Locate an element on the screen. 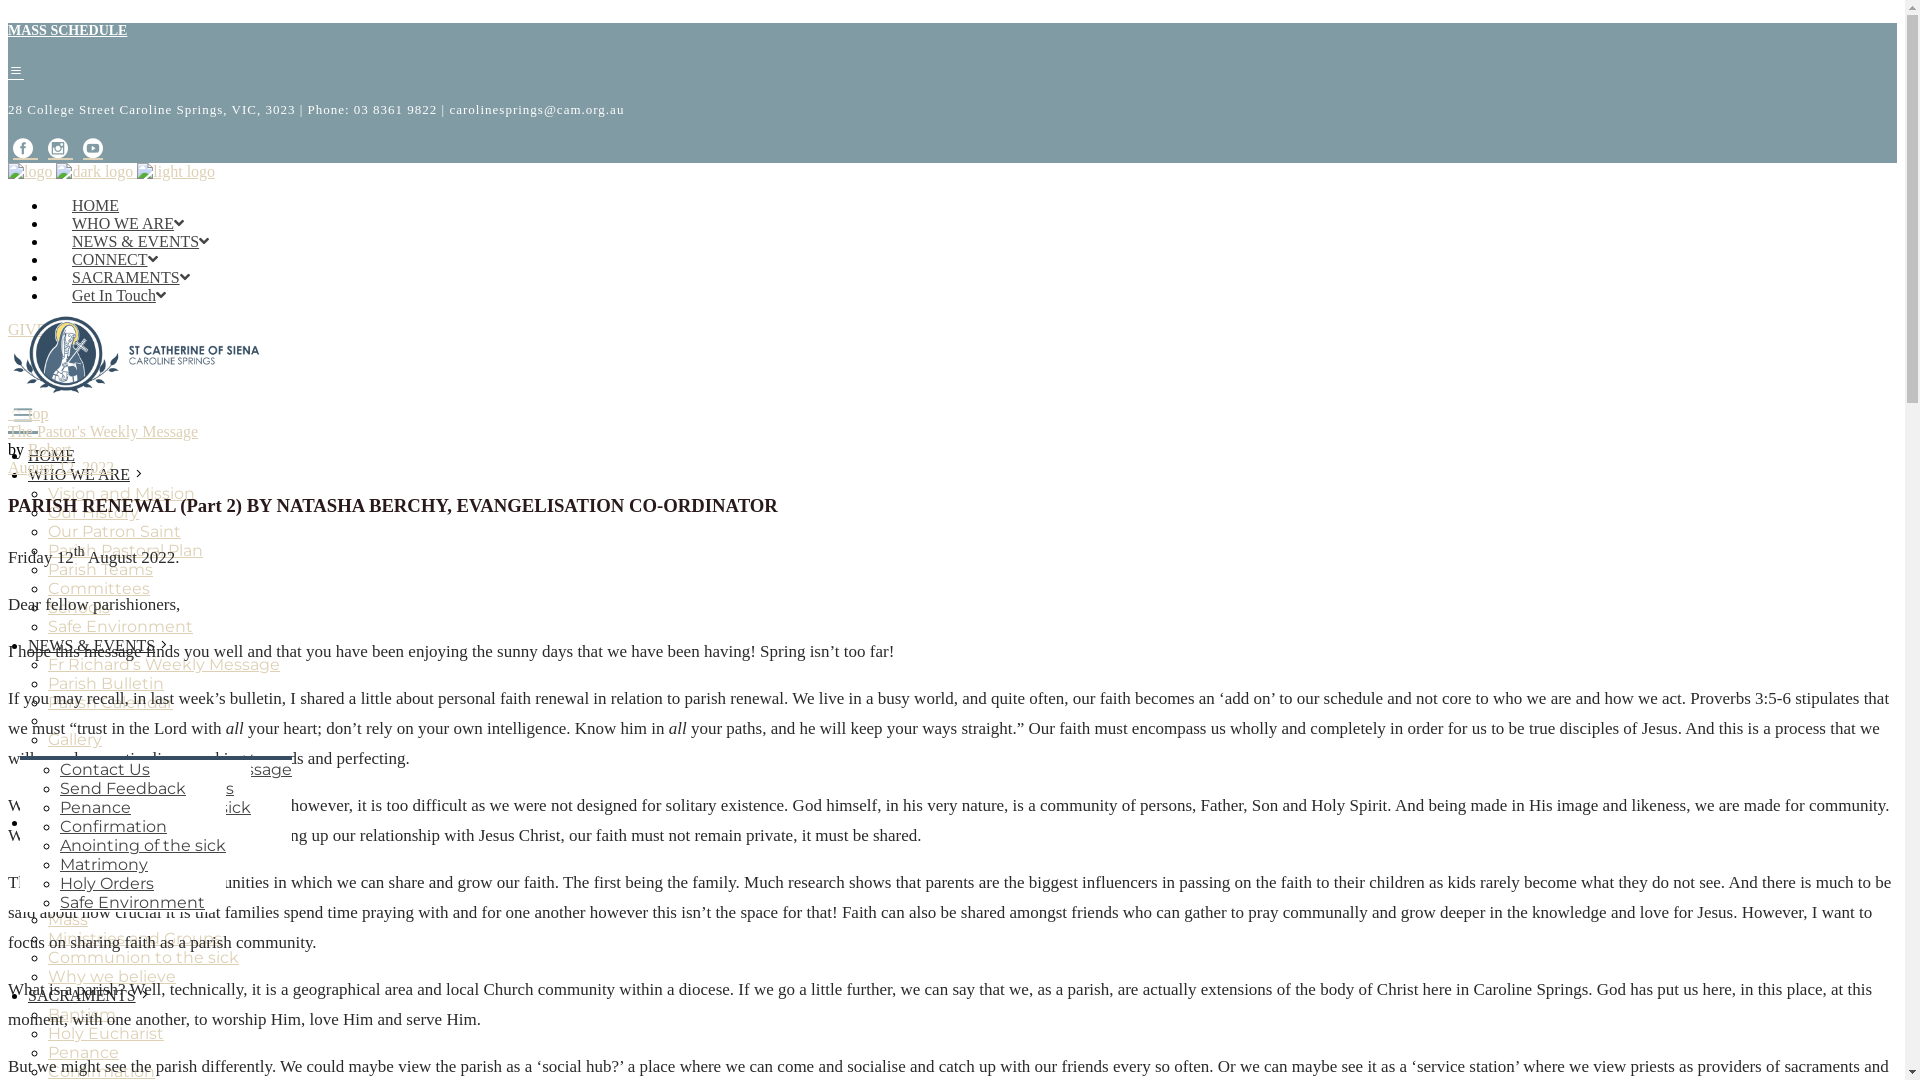 This screenshot has height=1080, width=1920. 'WHO WE ARE' is located at coordinates (127, 223).